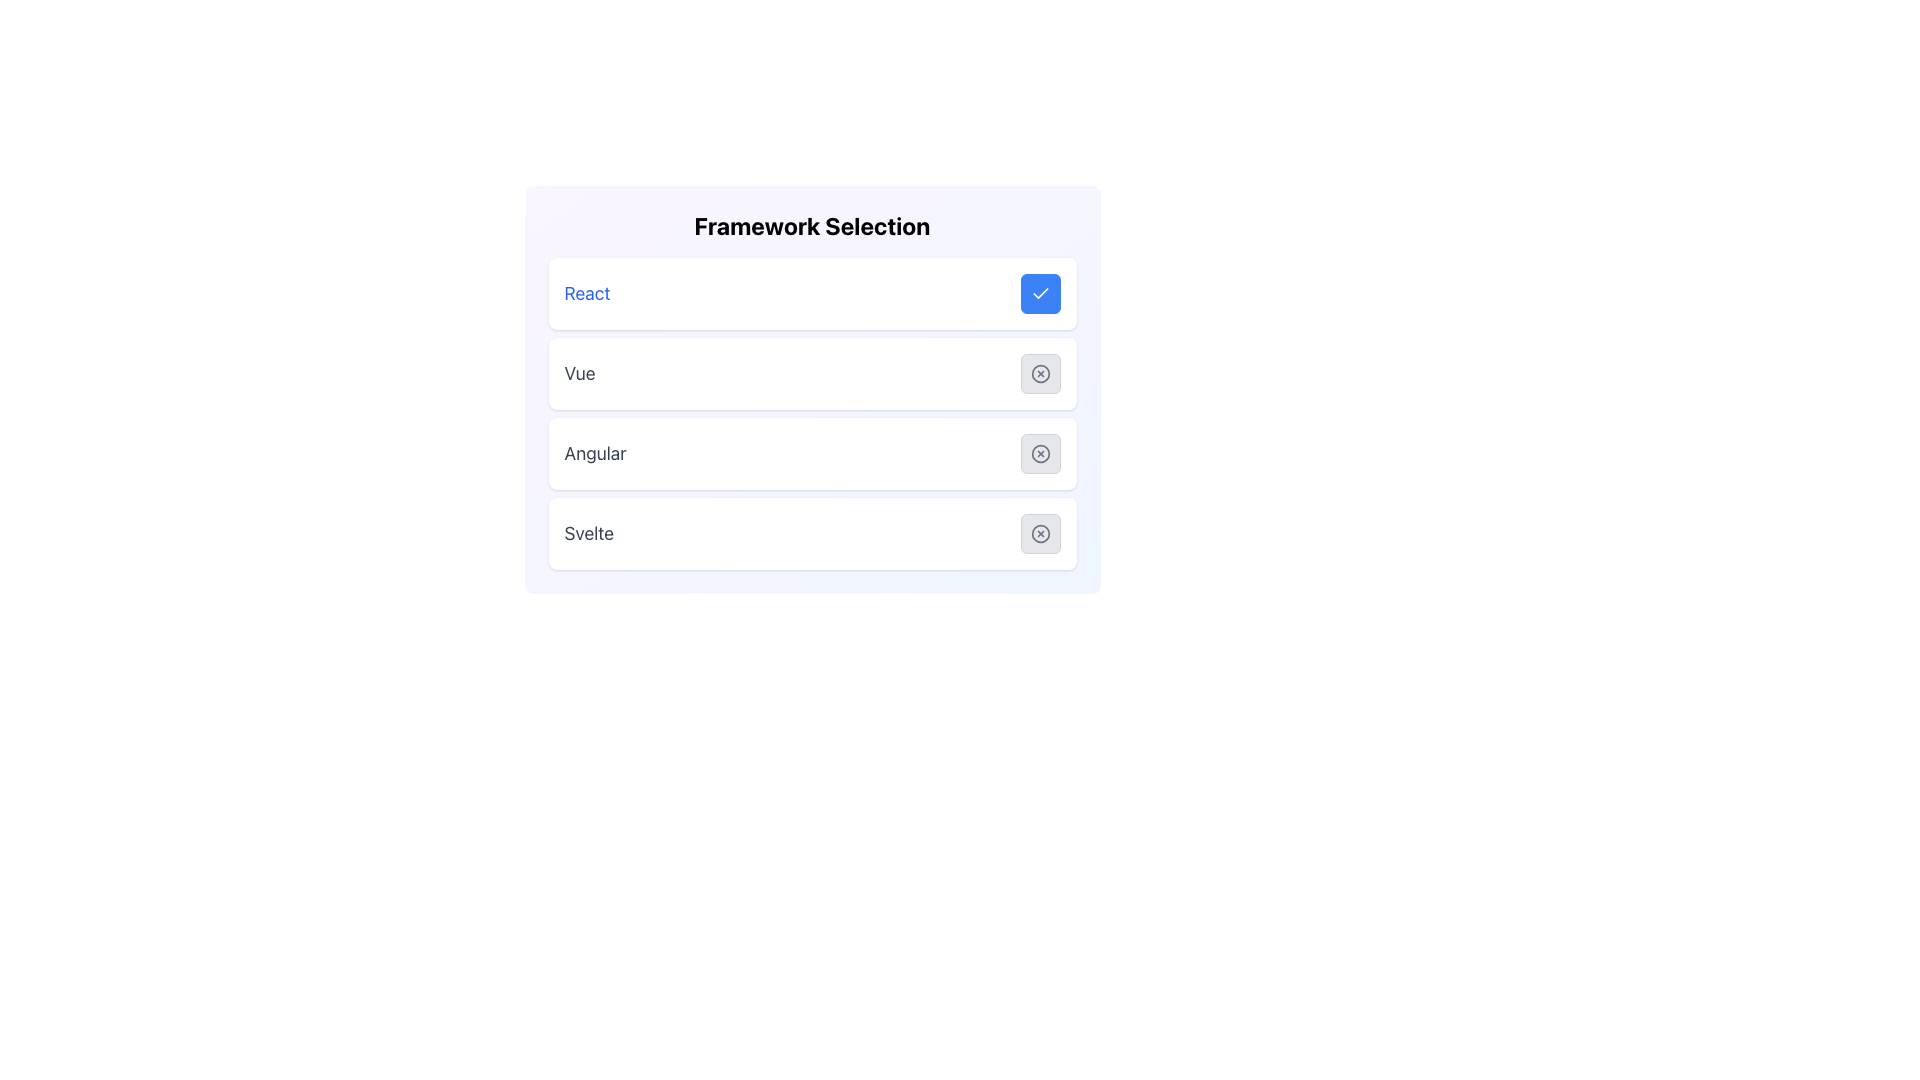 This screenshot has width=1920, height=1080. Describe the element at coordinates (1040, 532) in the screenshot. I see `the visual representation of the circular vector graphic element that serves as part of the 'clear' or 'close' symbol icon, located in the 'Svelte' row and adjacent to a stroked 'X' line` at that location.